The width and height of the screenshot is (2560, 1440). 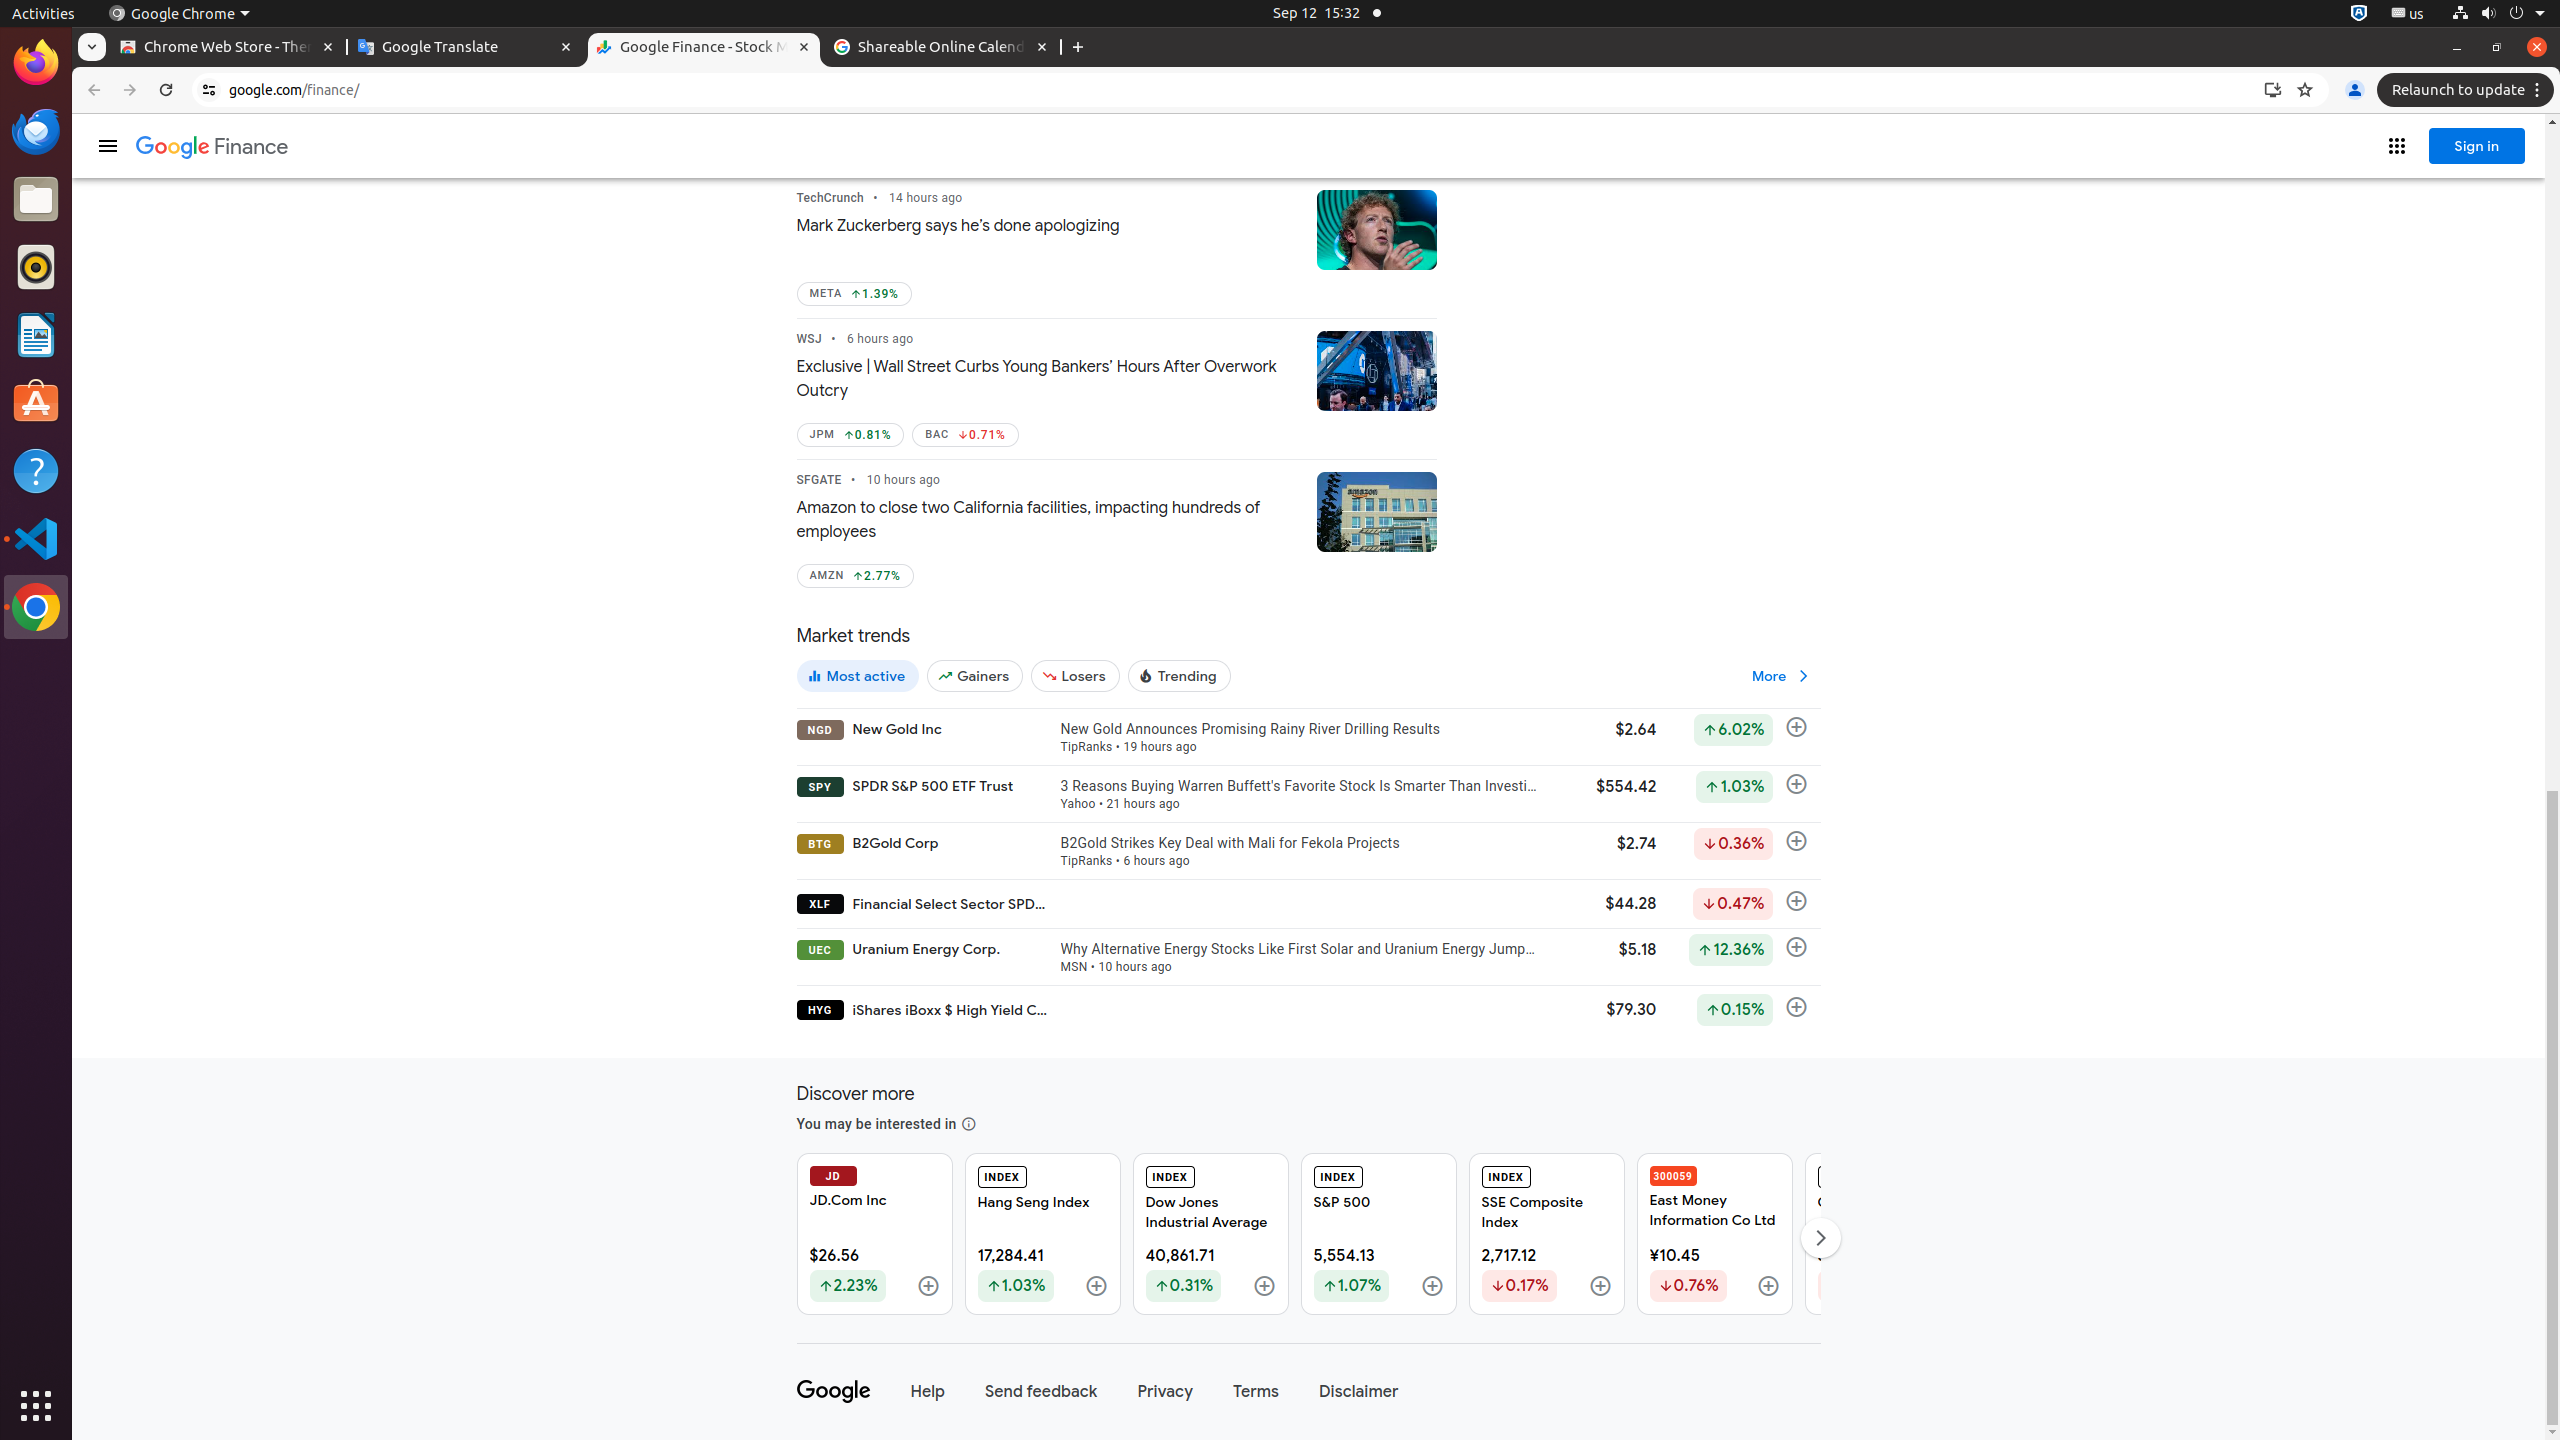 What do you see at coordinates (965, 434) in the screenshot?
I see `'BAC Down by 0.71%'` at bounding box center [965, 434].